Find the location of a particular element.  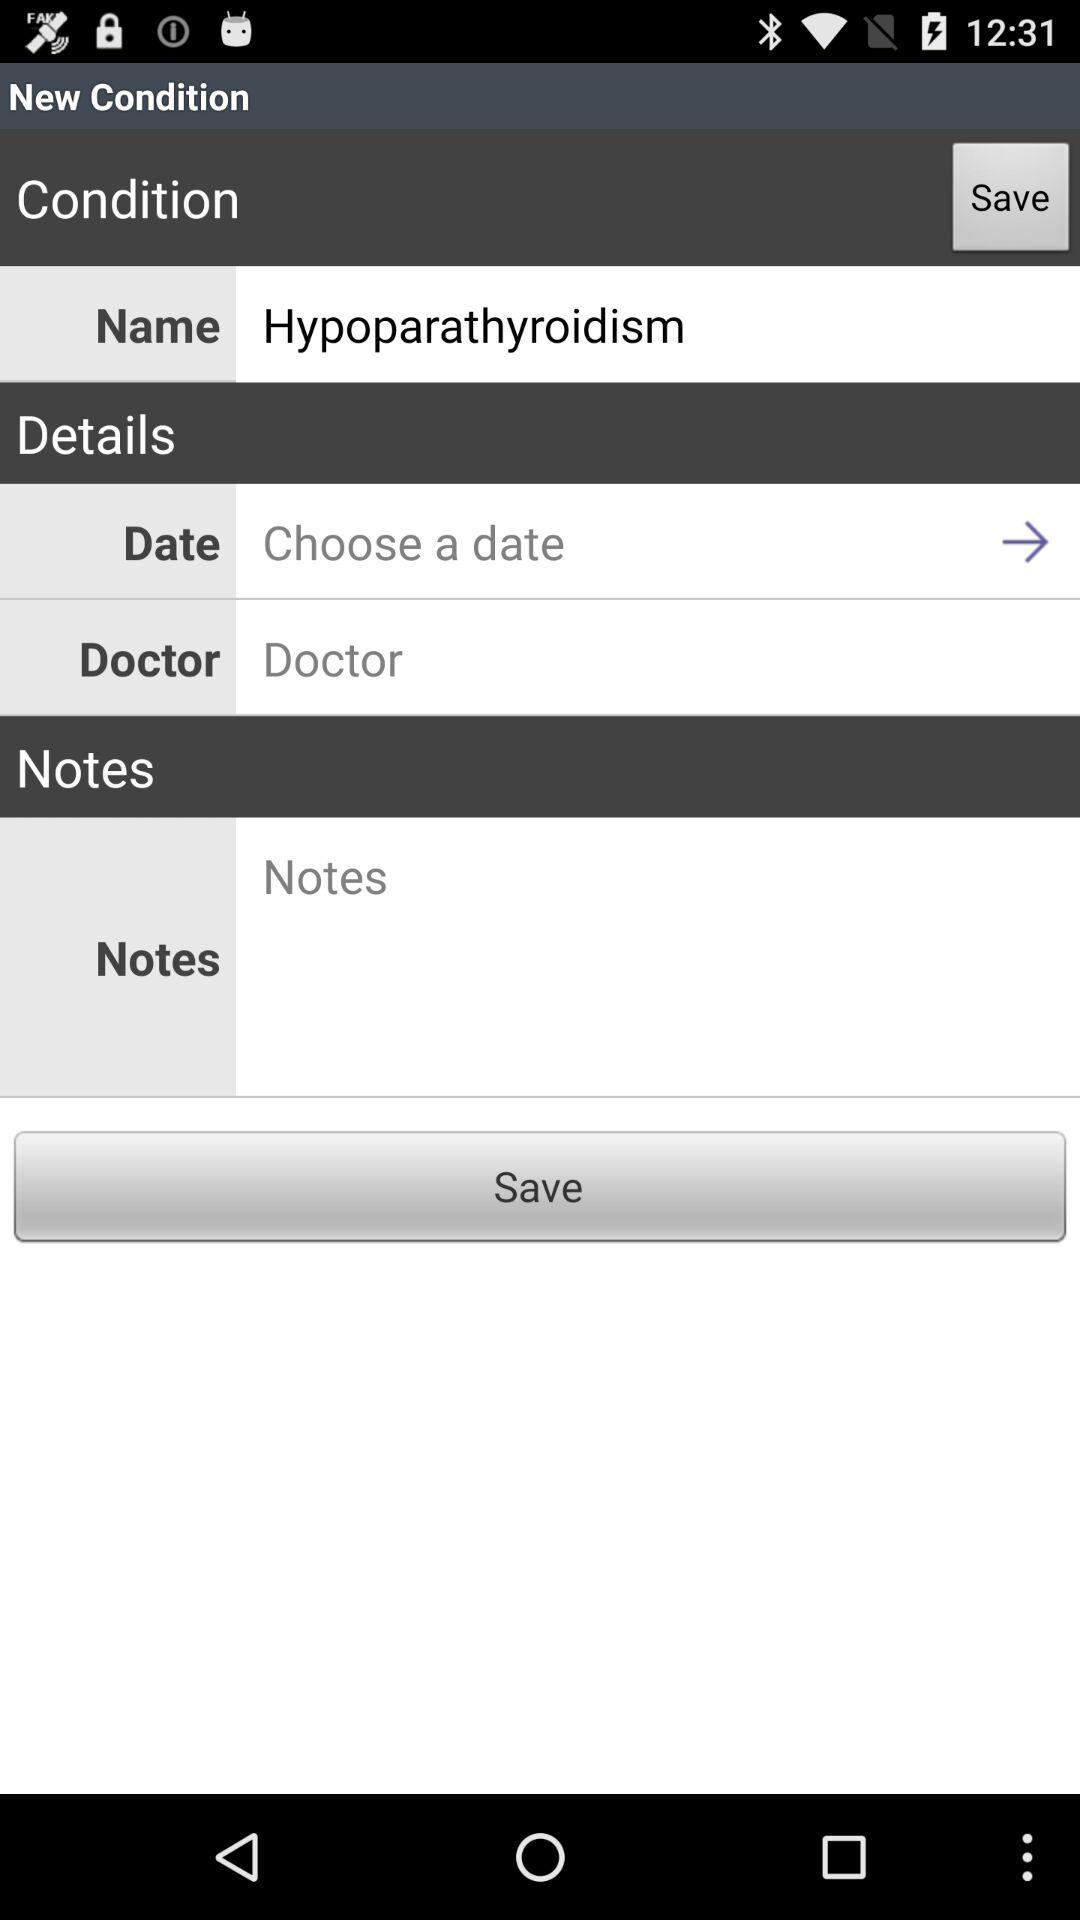

notes is located at coordinates (658, 956).